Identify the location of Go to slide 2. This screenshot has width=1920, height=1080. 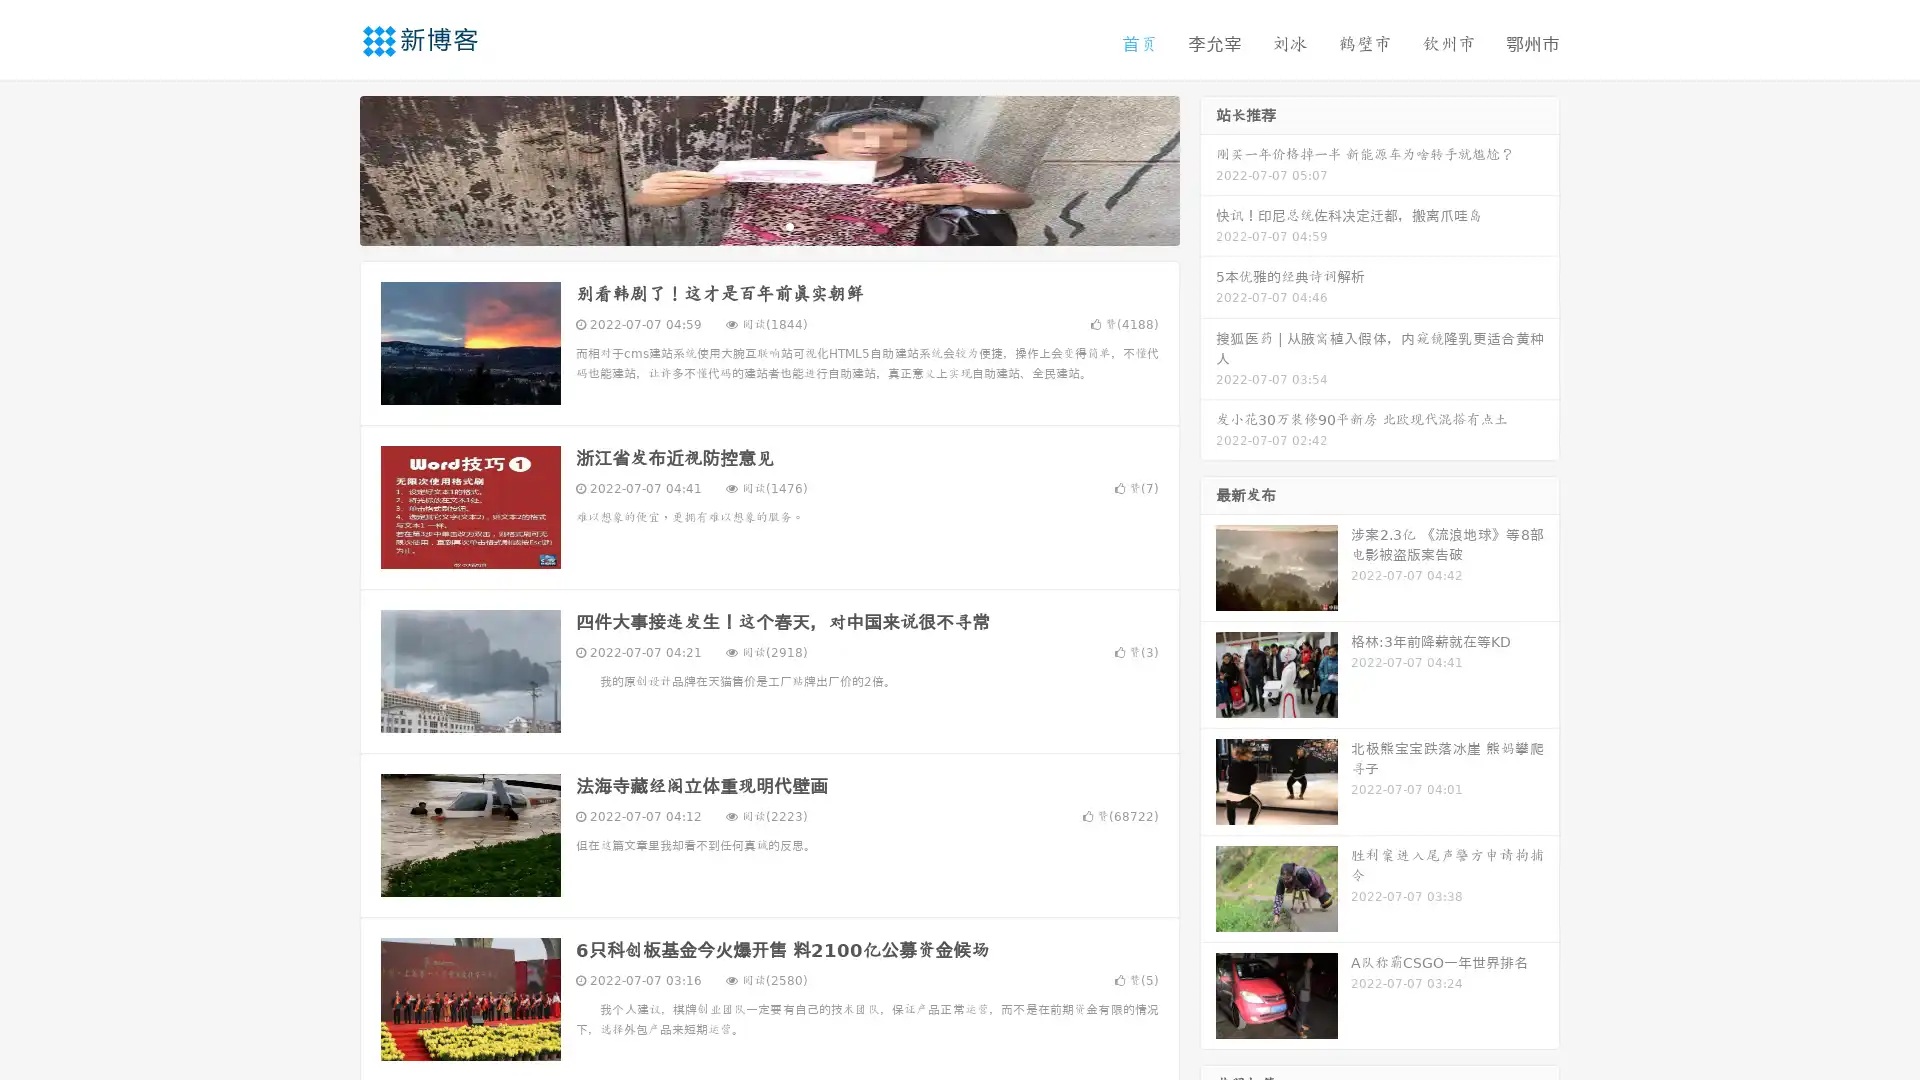
(768, 225).